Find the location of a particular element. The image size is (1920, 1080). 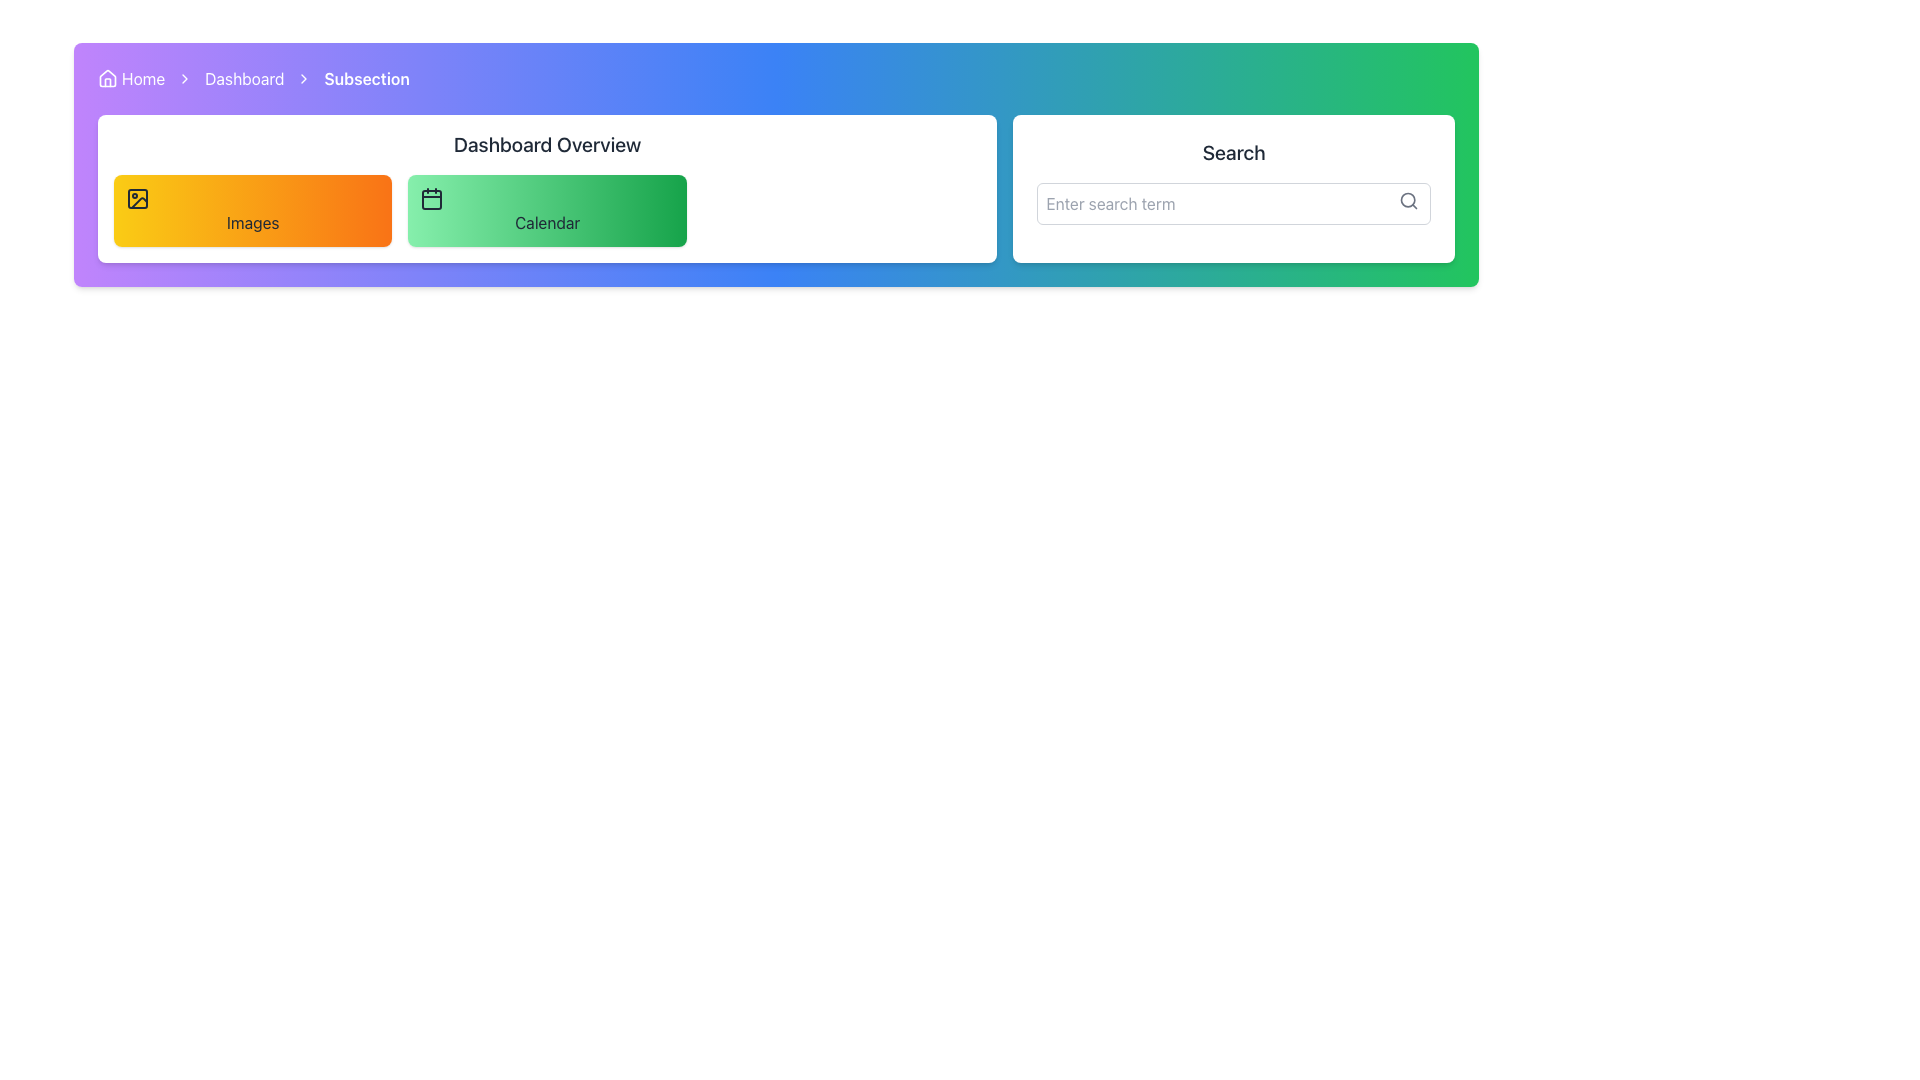

the 'Home' icon located in the top-left corner of the breadcrumb navigation bar is located at coordinates (107, 76).